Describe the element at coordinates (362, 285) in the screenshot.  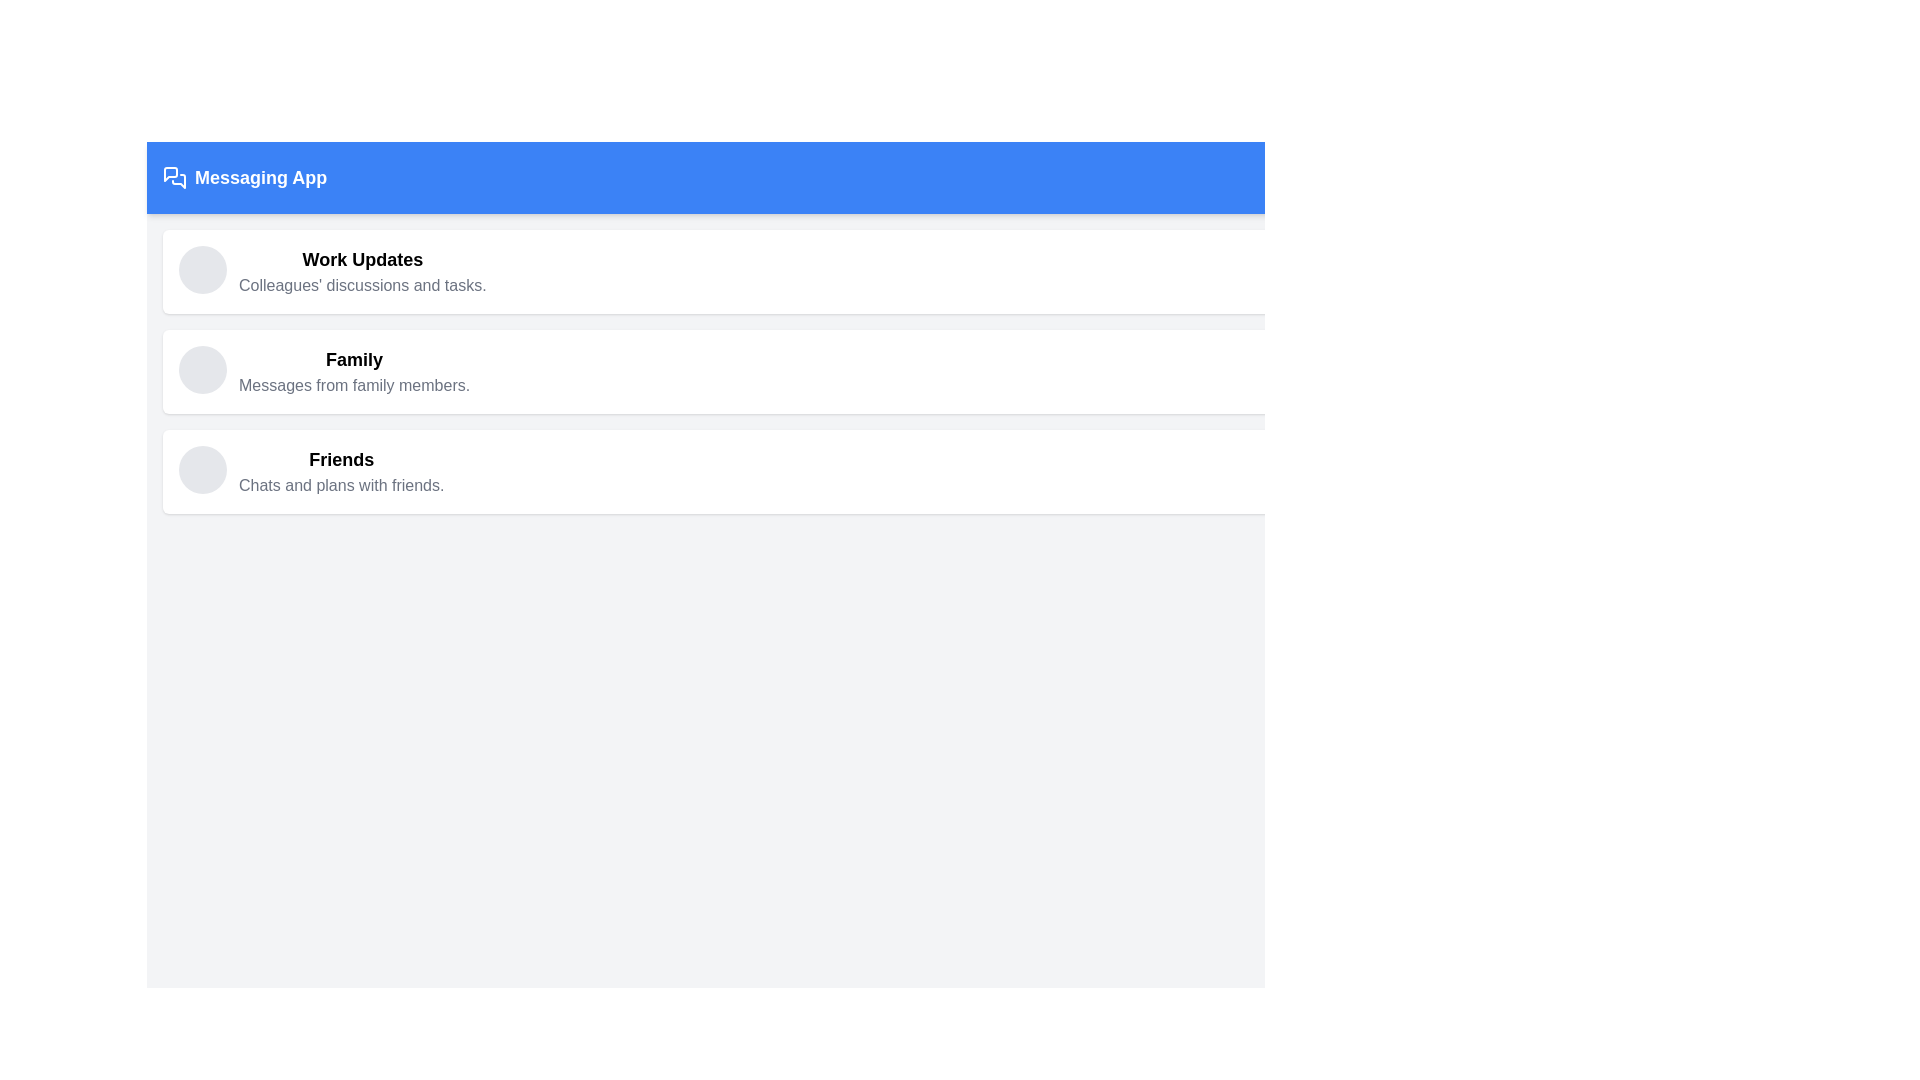
I see `the informational text label located below the 'Work Updates' heading, which describes colleagues' discussions and tasks` at that location.